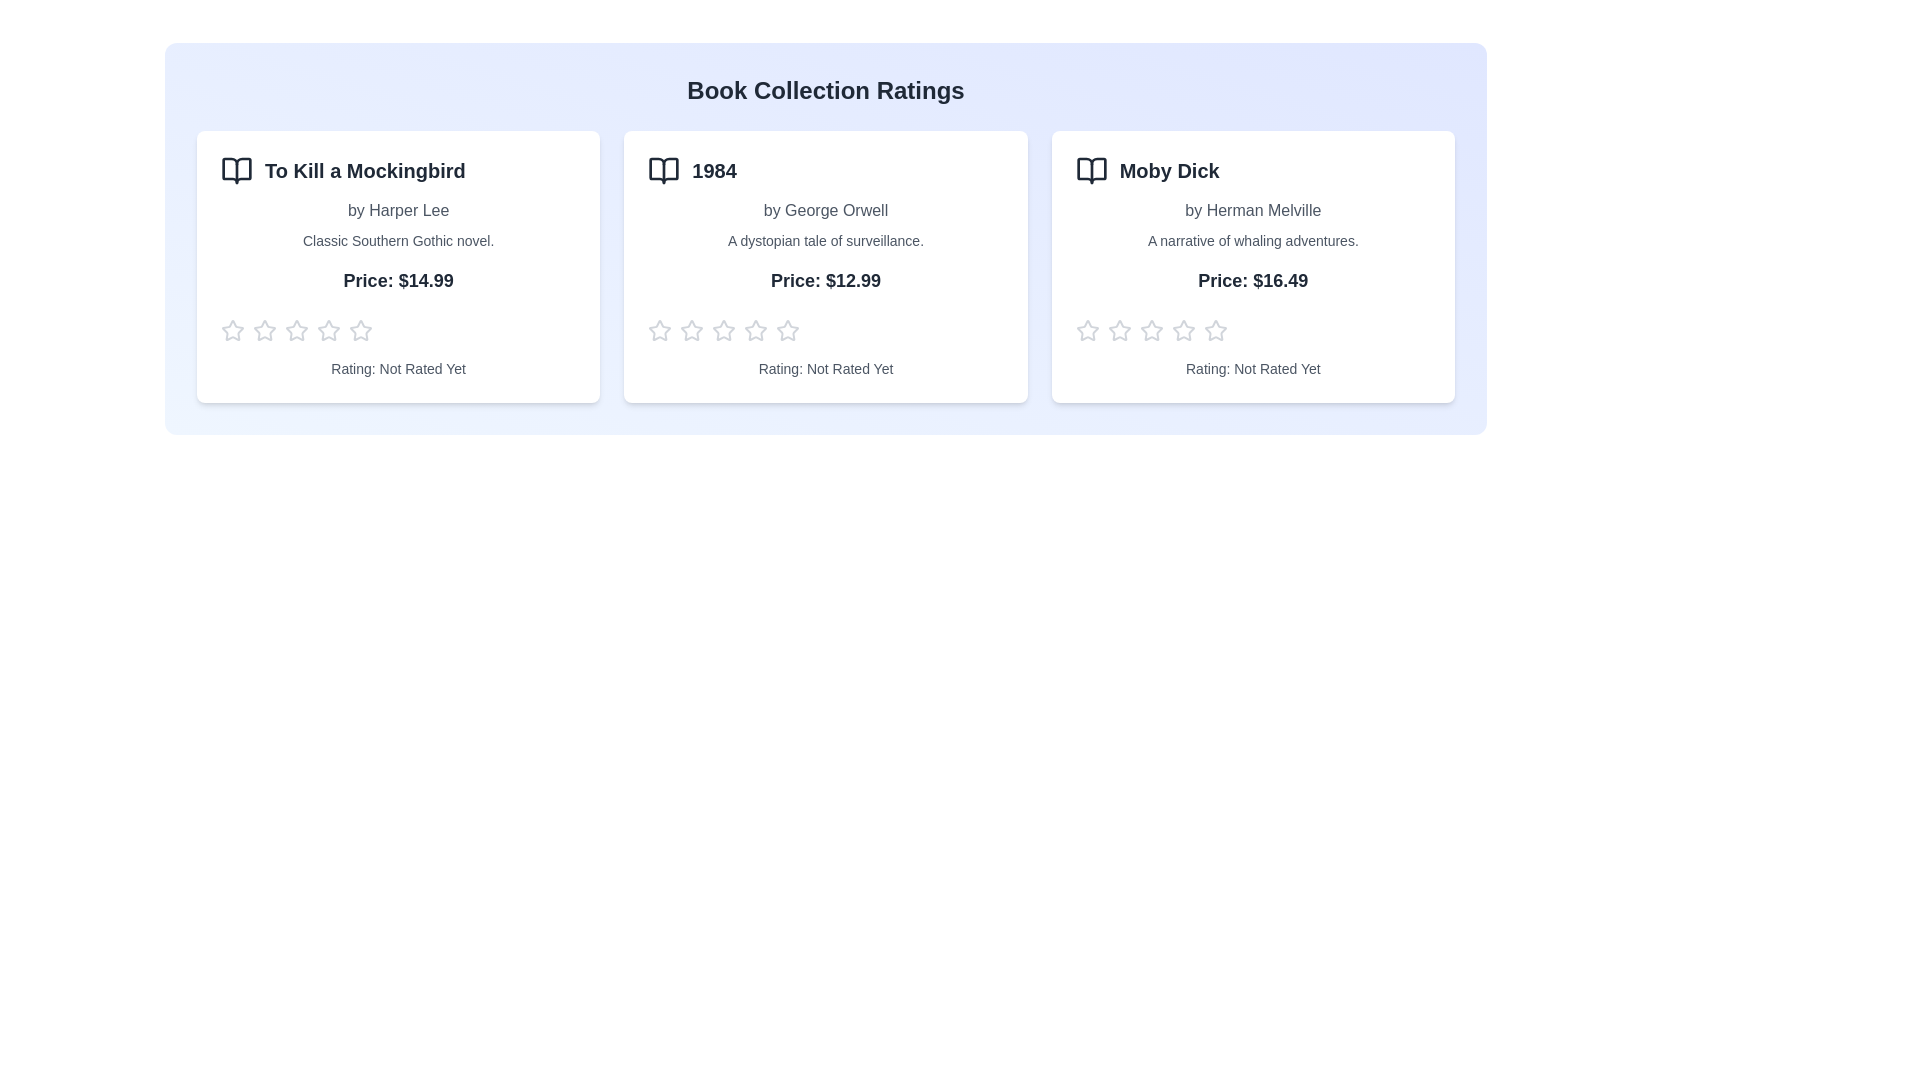 The image size is (1920, 1080). I want to click on the book card for To Kill a Mockingbird, so click(398, 265).